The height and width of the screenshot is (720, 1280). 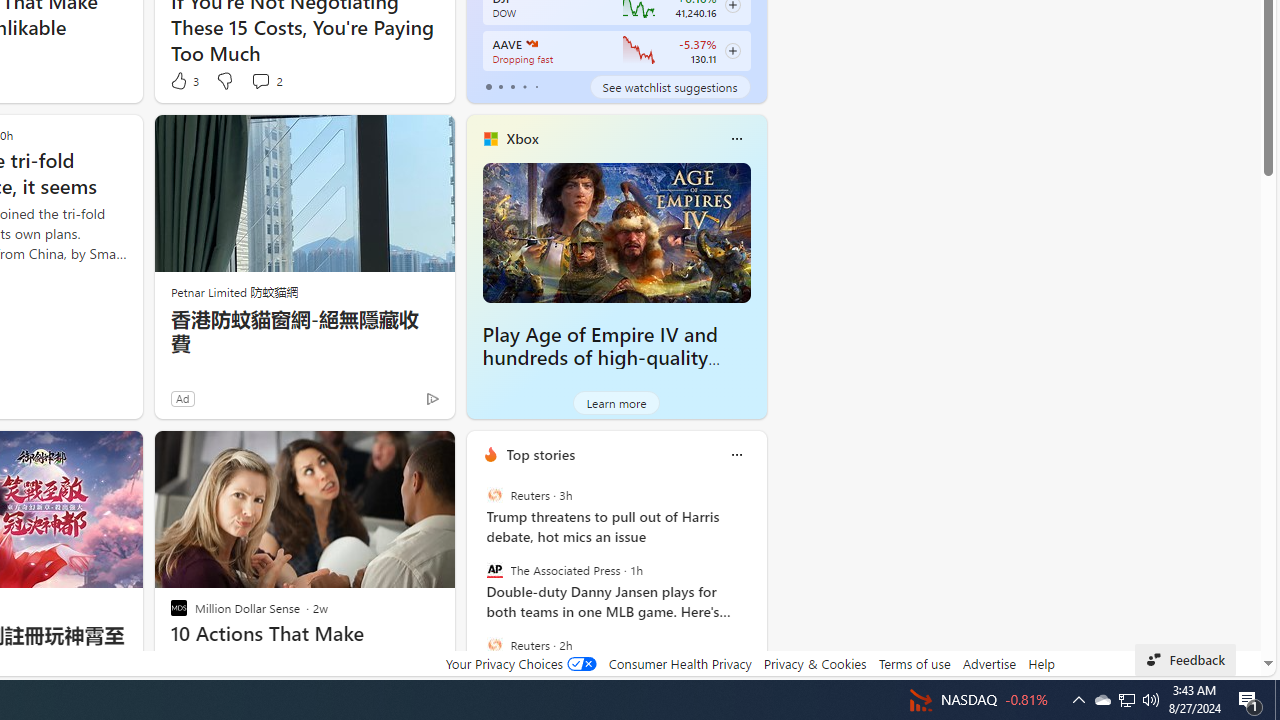 What do you see at coordinates (494, 644) in the screenshot?
I see `'Reuters'` at bounding box center [494, 644].